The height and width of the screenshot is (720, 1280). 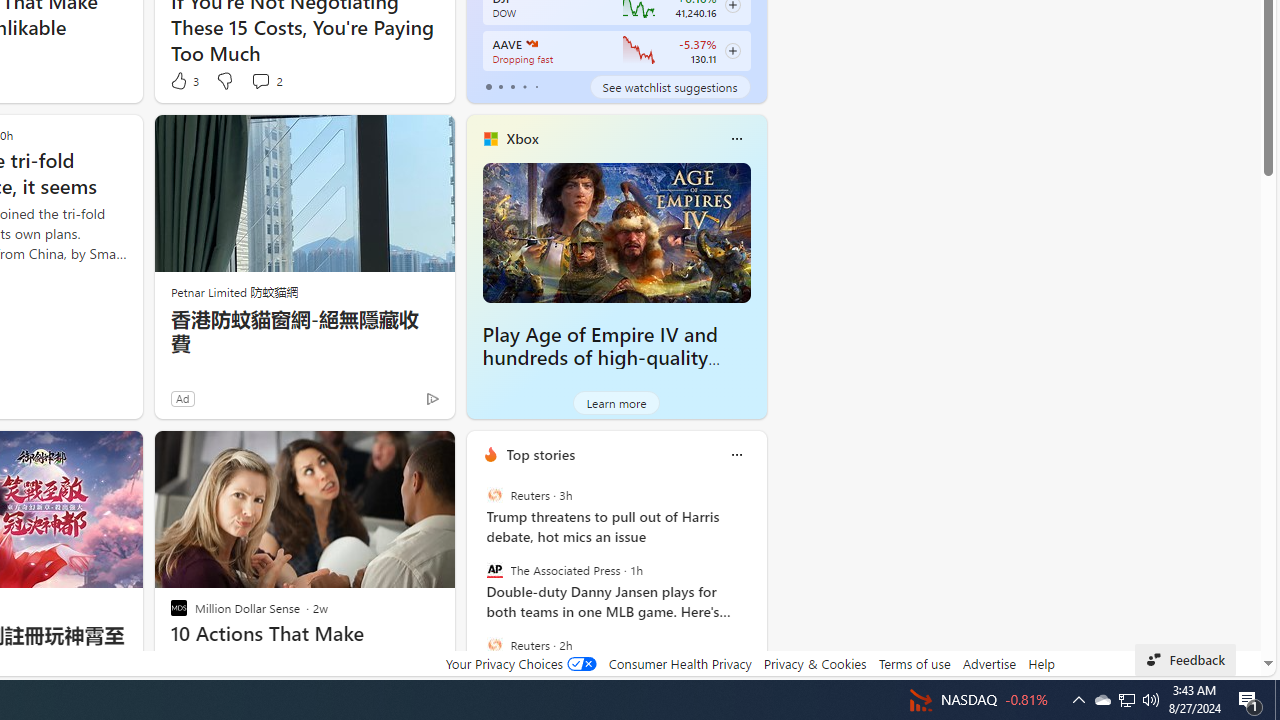 What do you see at coordinates (494, 644) in the screenshot?
I see `'Reuters'` at bounding box center [494, 644].